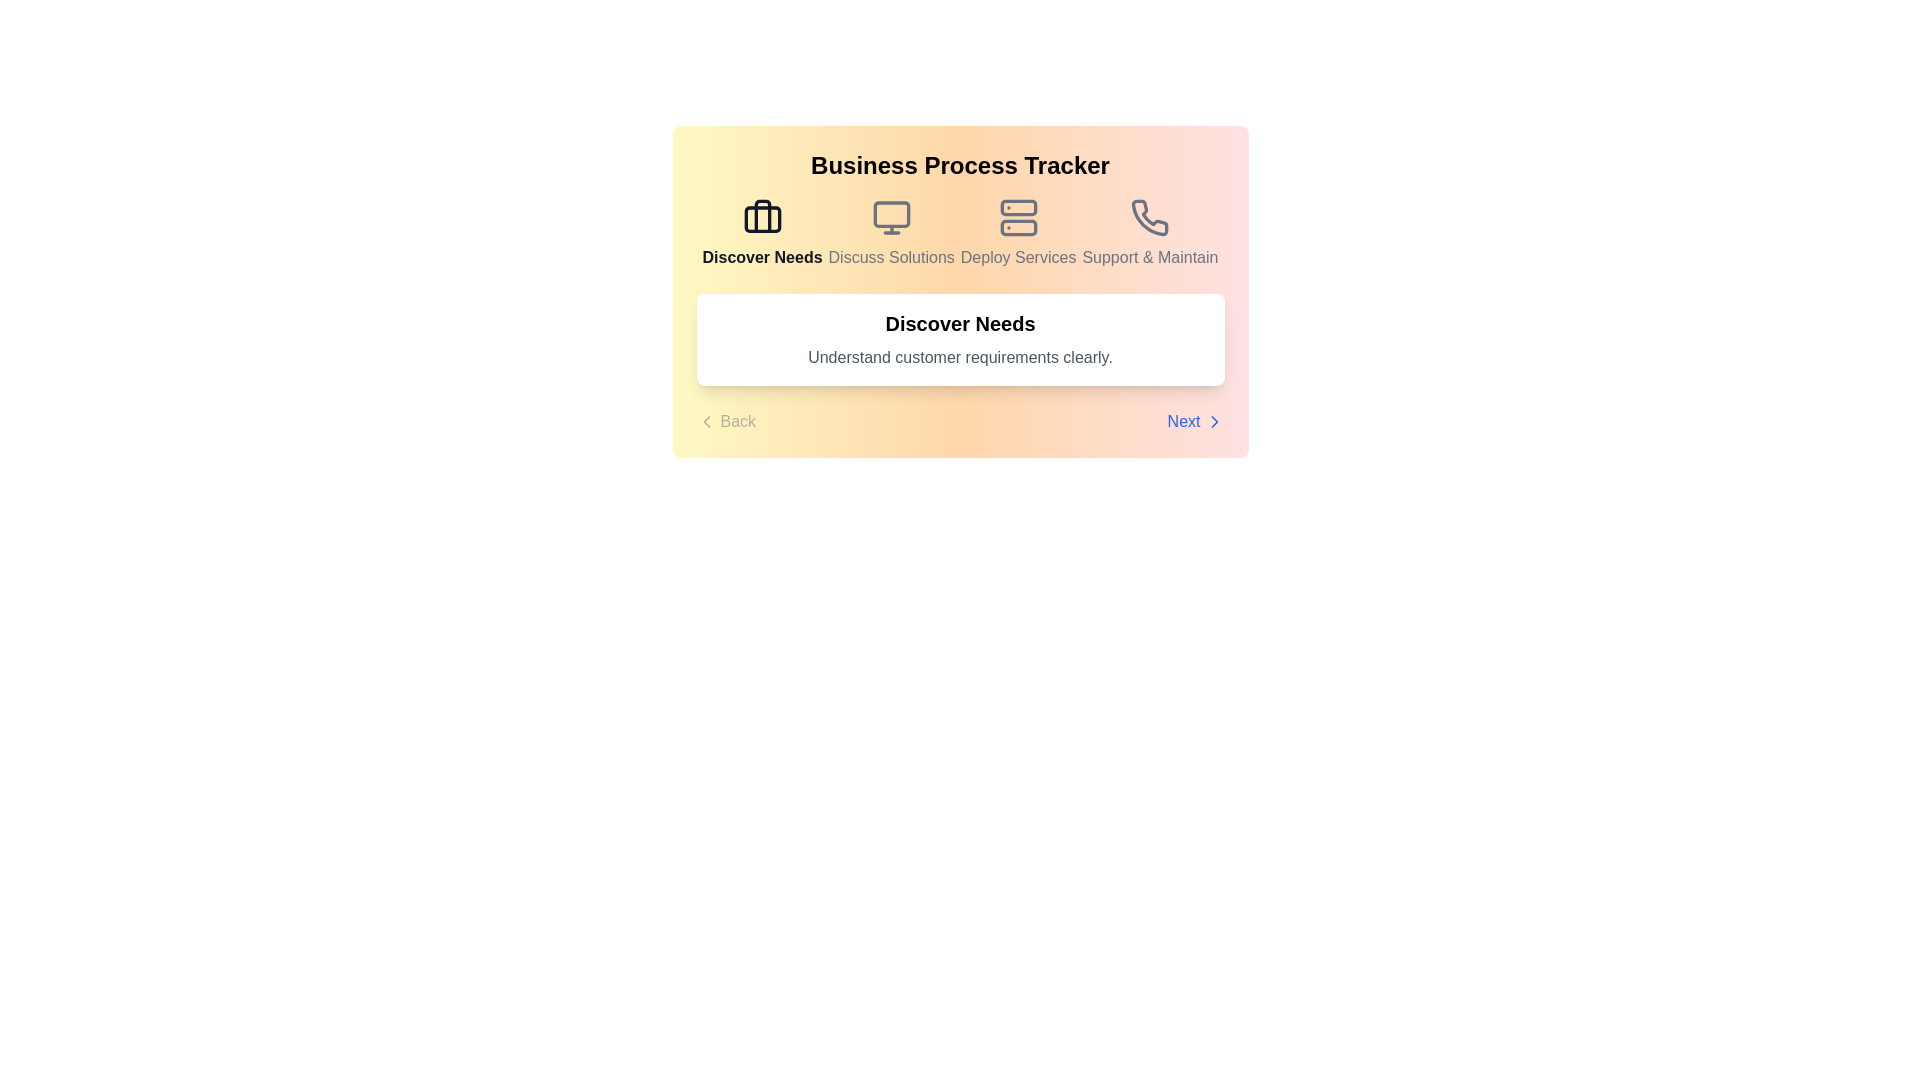 The image size is (1920, 1080). Describe the element at coordinates (890, 233) in the screenshot. I see `the step icon for Discuss Solutions` at that location.